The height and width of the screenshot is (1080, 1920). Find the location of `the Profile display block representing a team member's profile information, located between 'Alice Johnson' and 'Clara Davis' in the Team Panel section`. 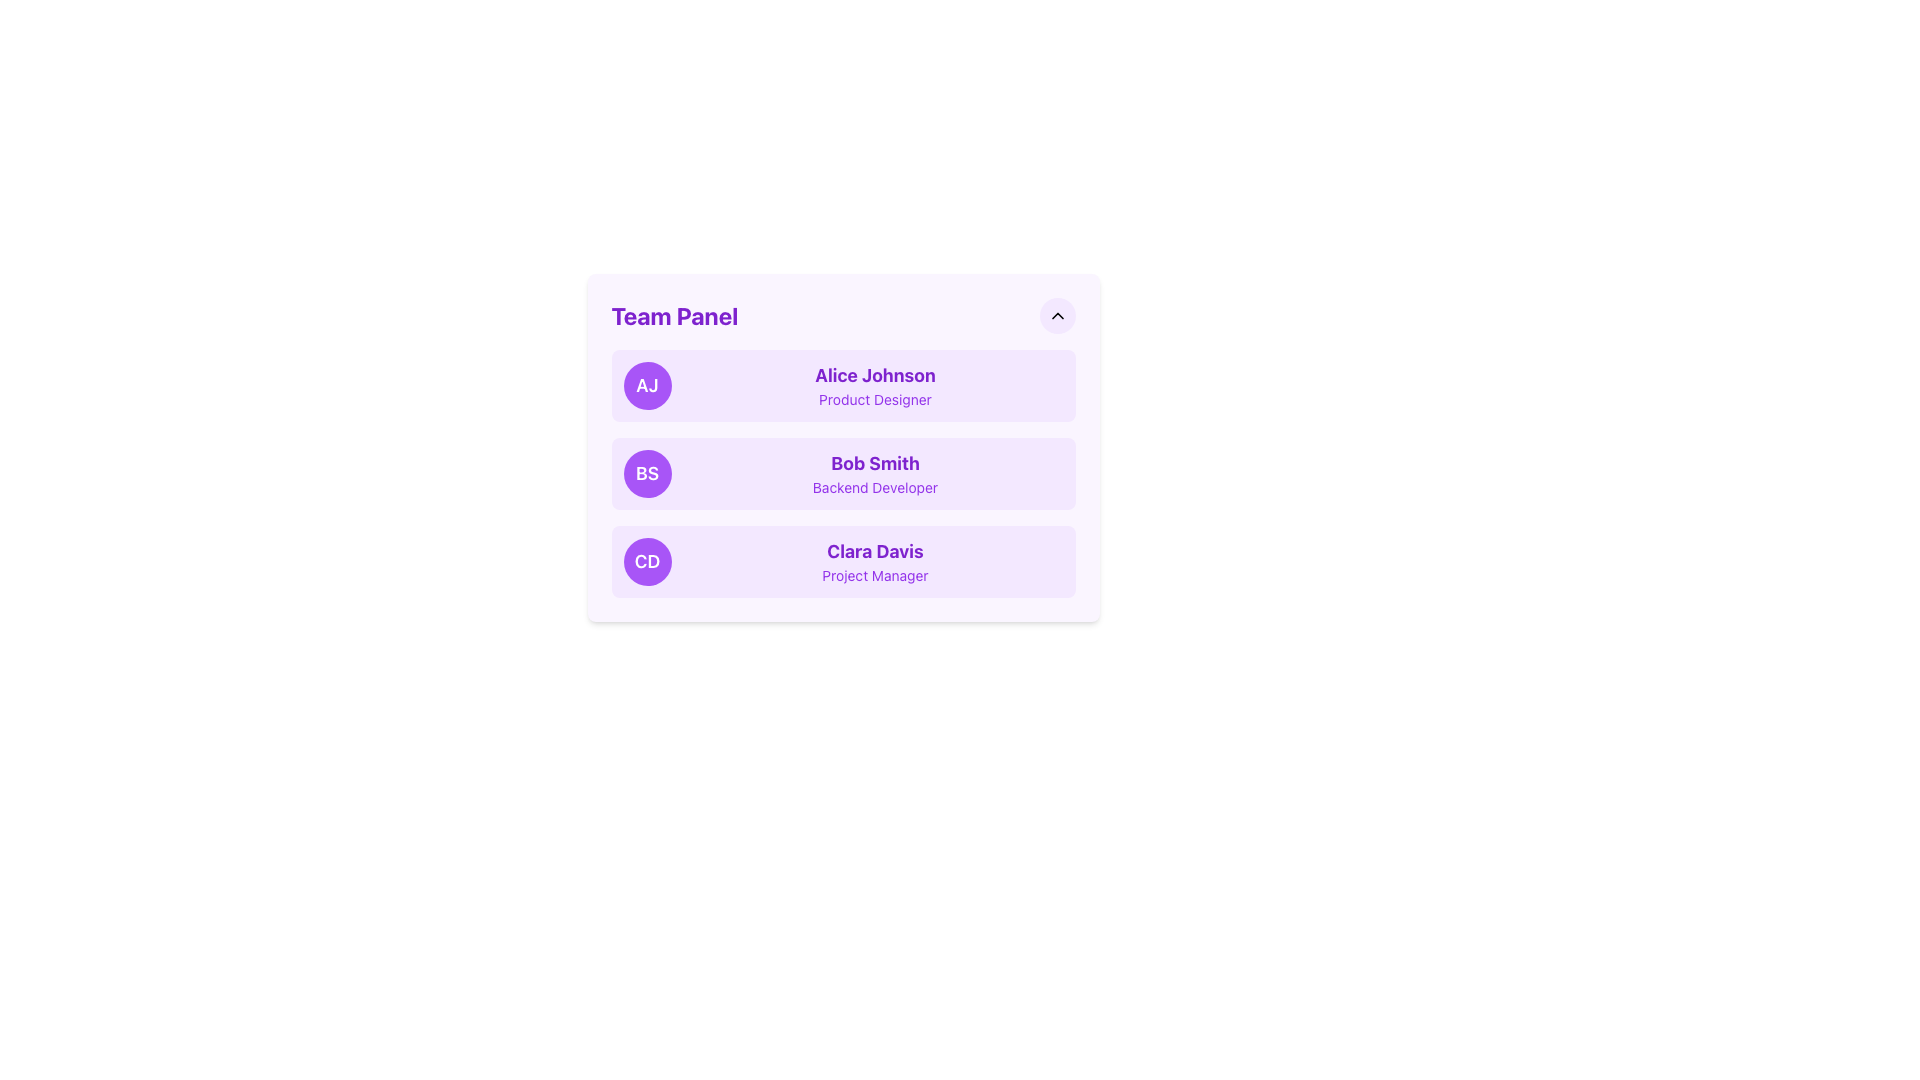

the Profile display block representing a team member's profile information, located between 'Alice Johnson' and 'Clara Davis' in the Team Panel section is located at coordinates (875, 474).